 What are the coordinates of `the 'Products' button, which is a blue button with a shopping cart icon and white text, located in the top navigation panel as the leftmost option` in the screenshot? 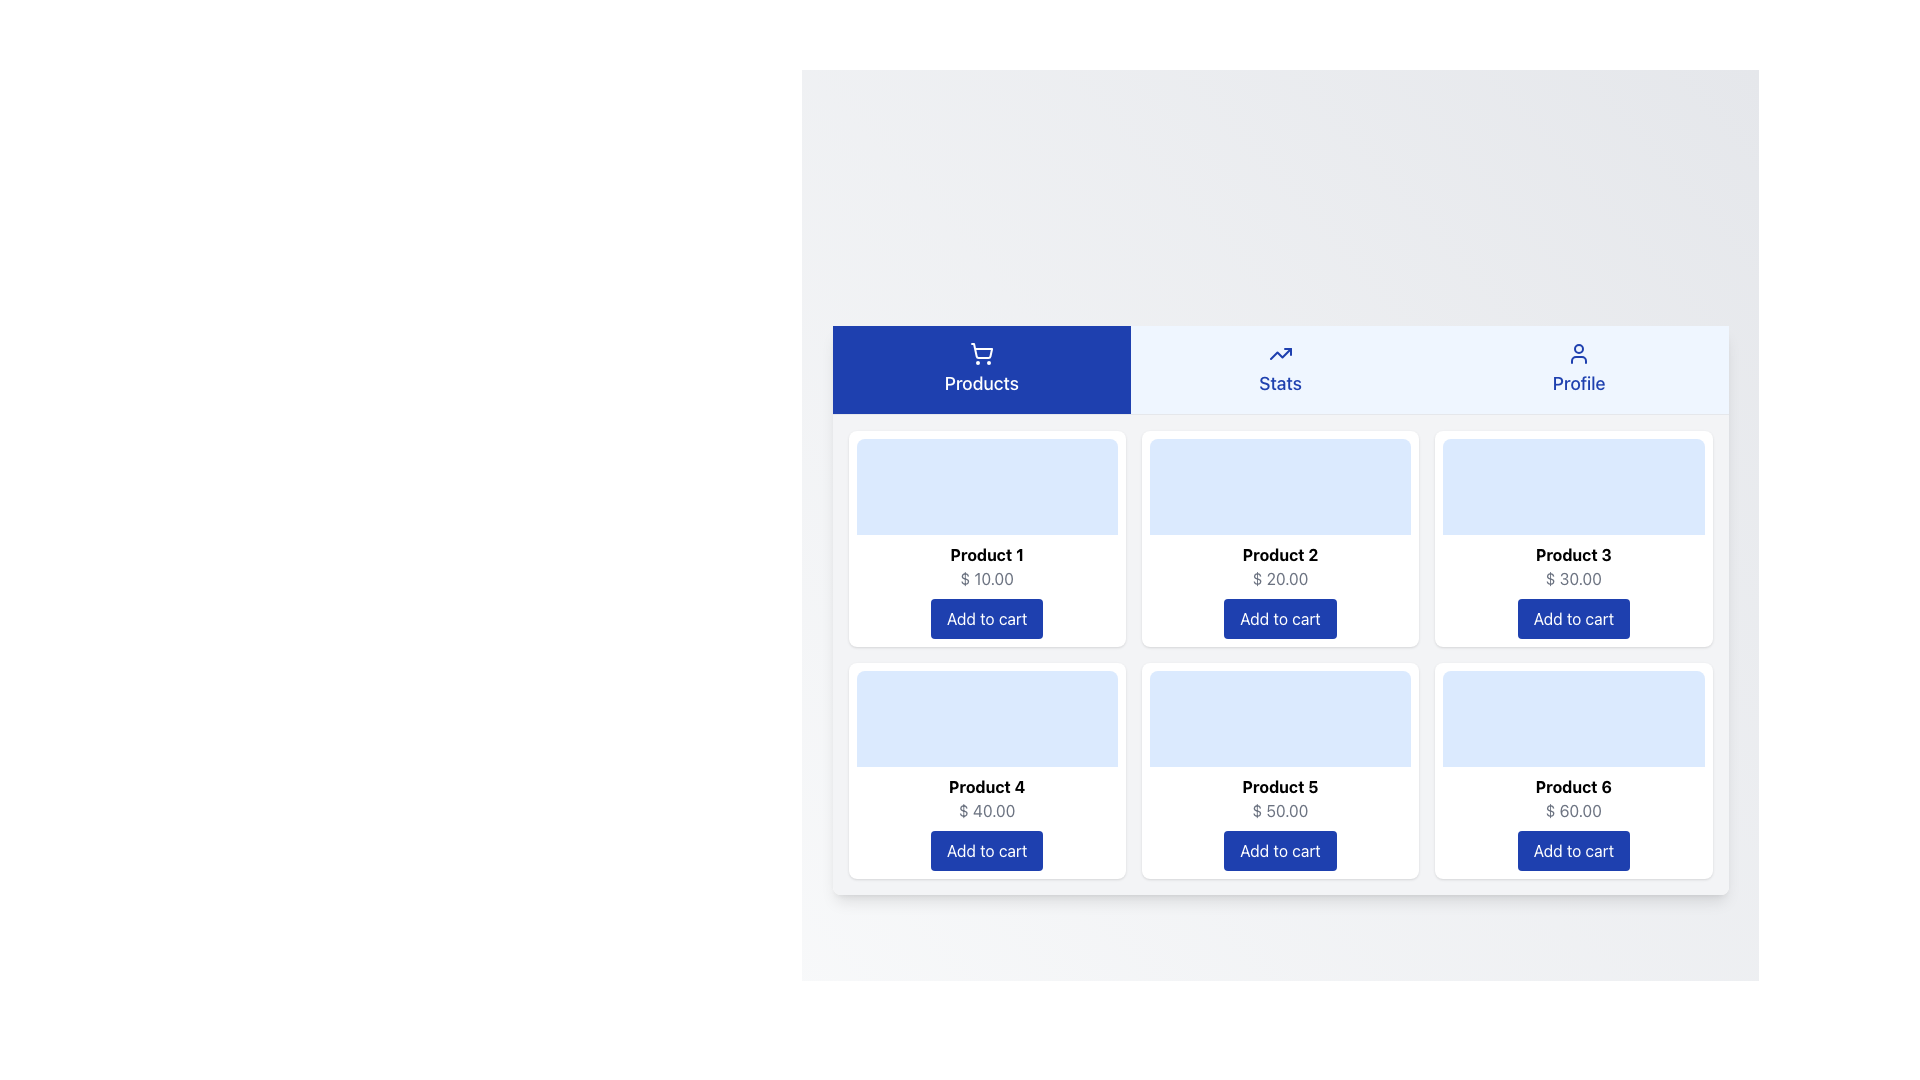 It's located at (981, 369).